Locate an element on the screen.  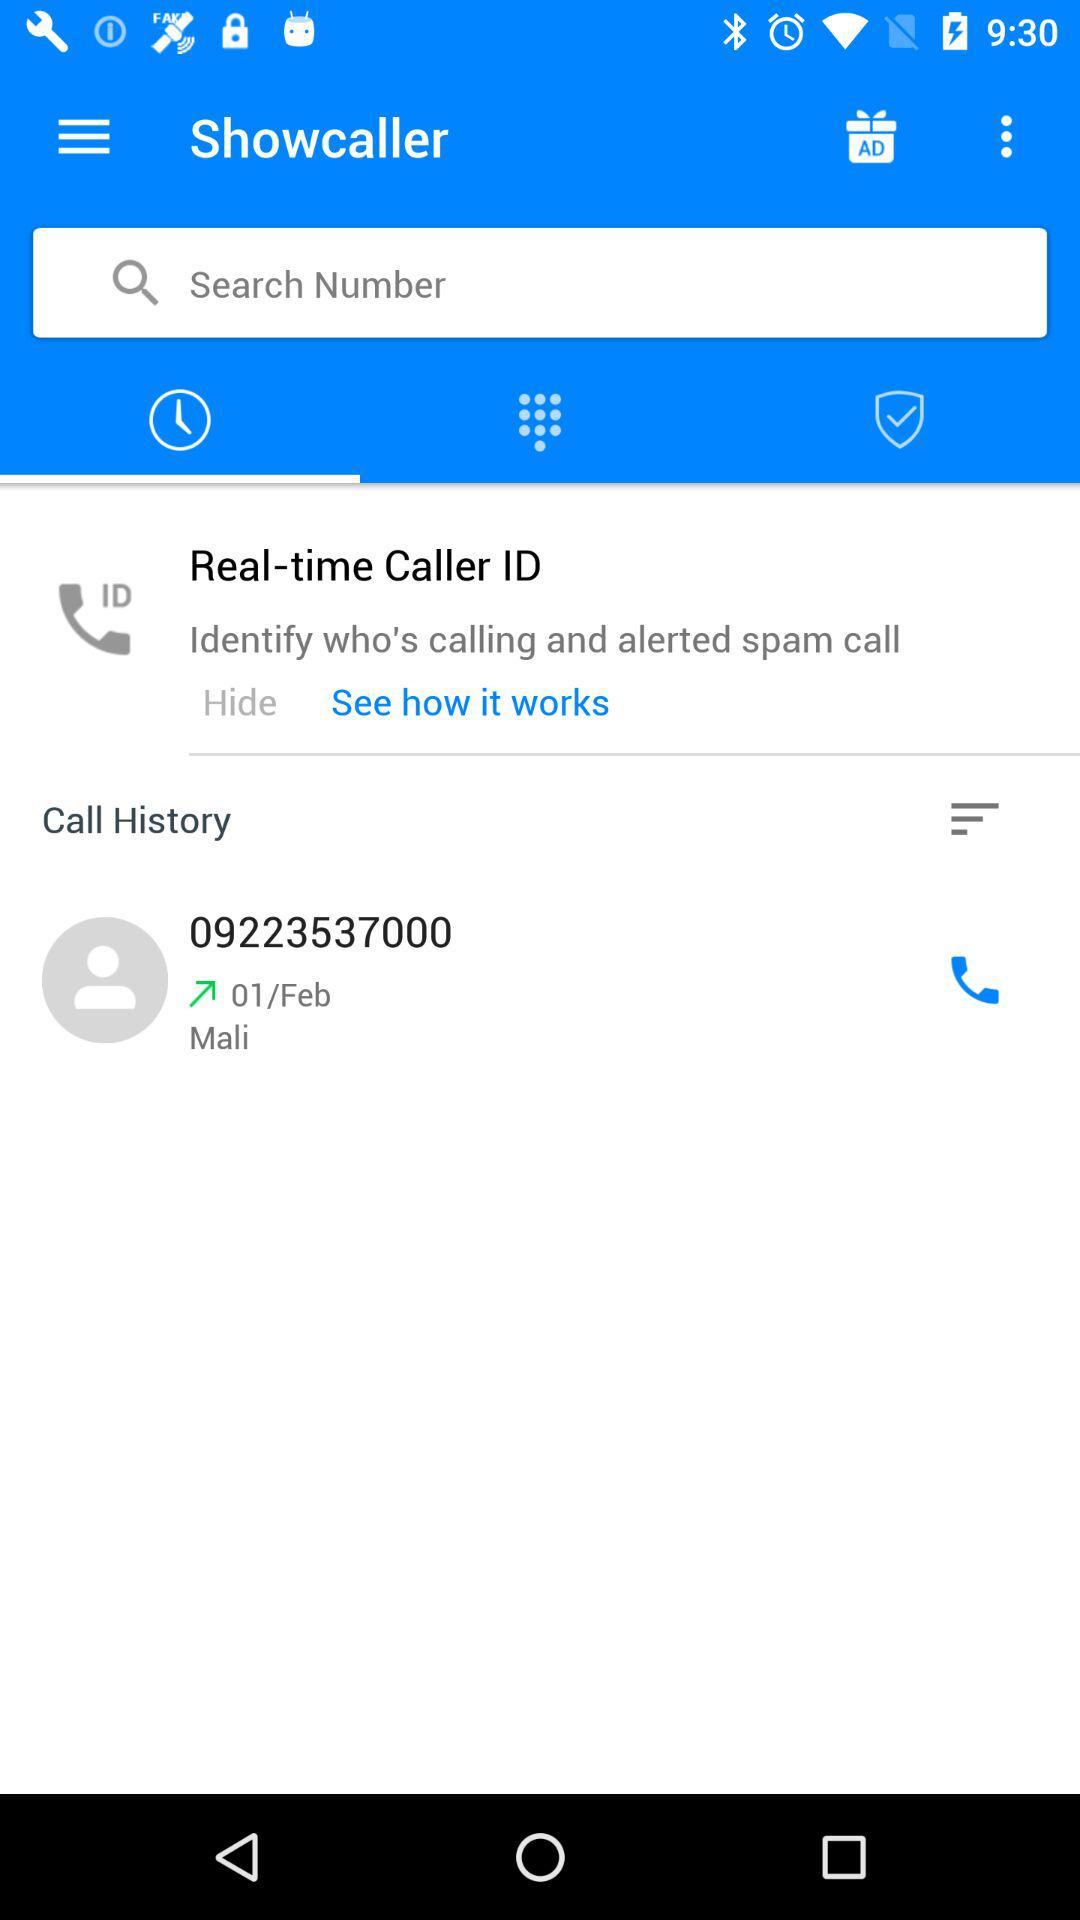
call history is located at coordinates (180, 419).